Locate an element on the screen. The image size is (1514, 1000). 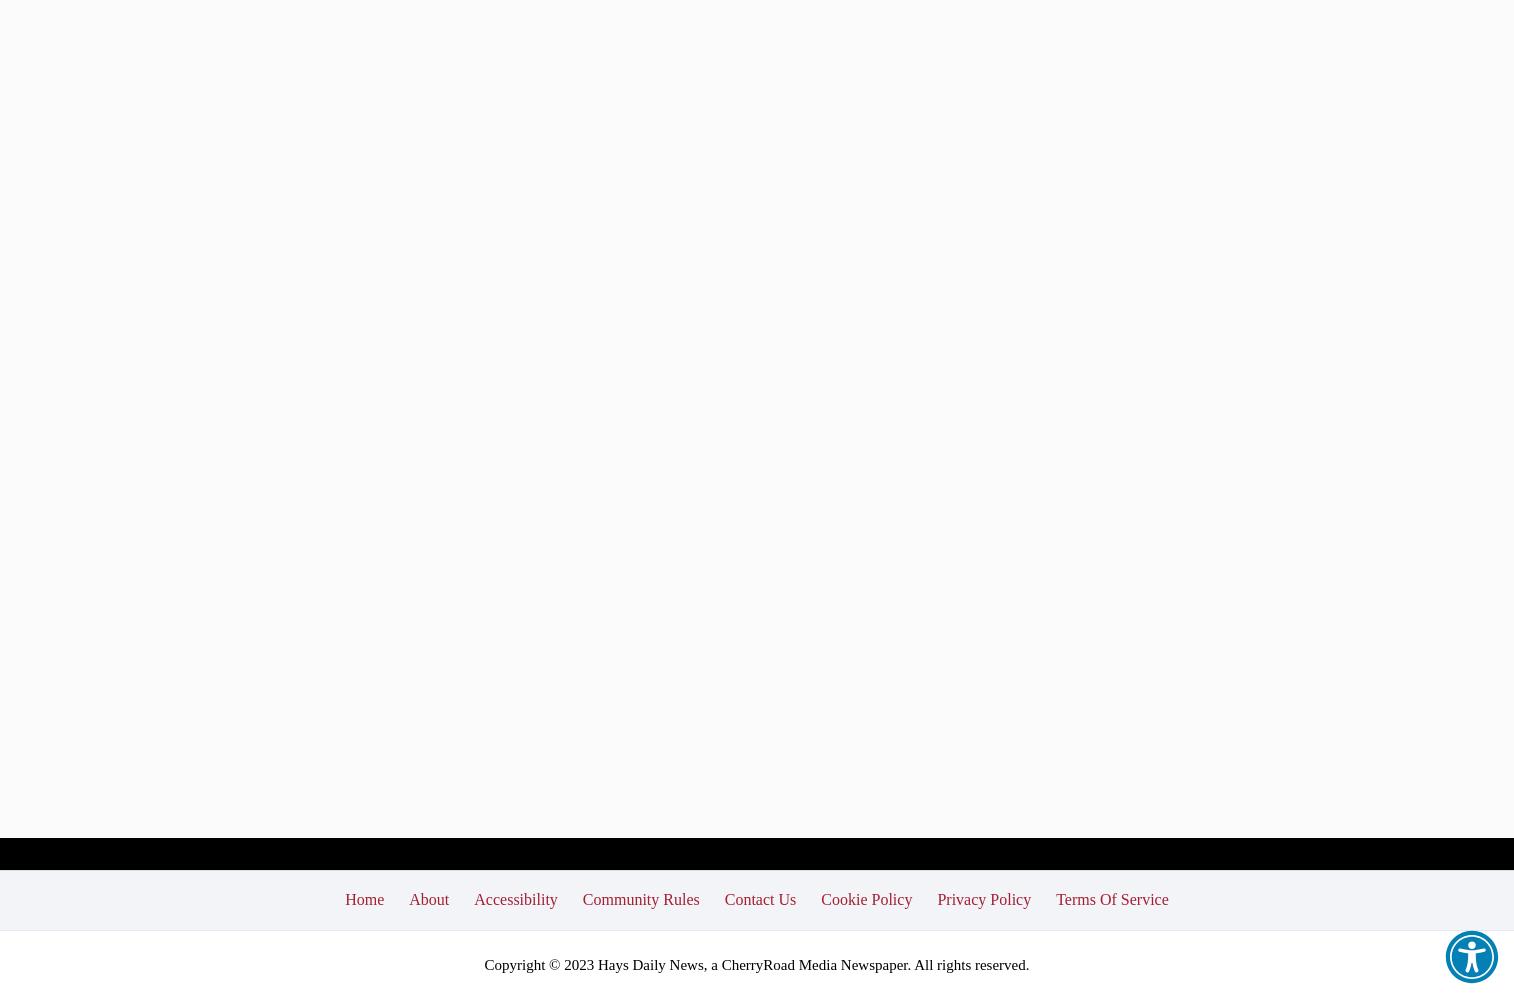
'Contact Us' is located at coordinates (759, 898).